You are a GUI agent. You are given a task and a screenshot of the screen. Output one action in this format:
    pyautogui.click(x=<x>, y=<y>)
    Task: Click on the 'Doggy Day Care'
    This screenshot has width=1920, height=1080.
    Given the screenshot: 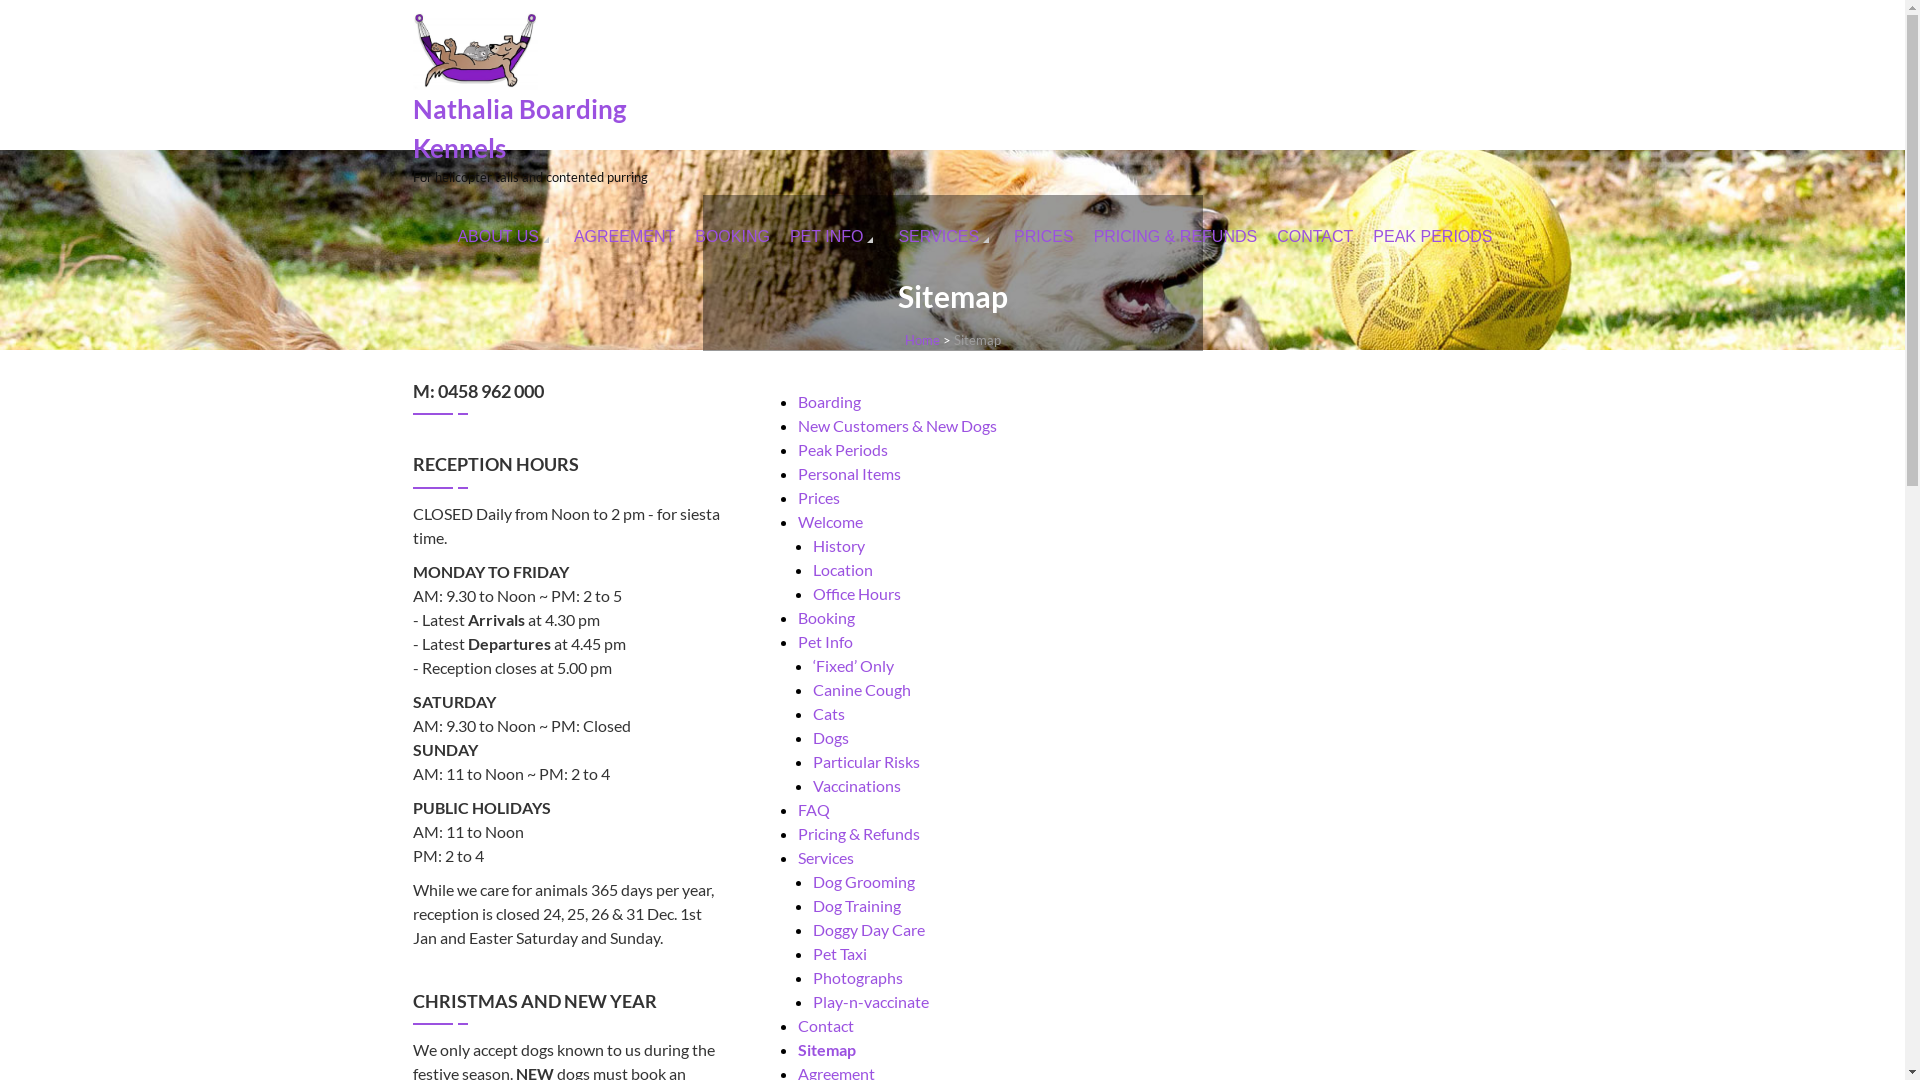 What is the action you would take?
    pyautogui.click(x=868, y=929)
    